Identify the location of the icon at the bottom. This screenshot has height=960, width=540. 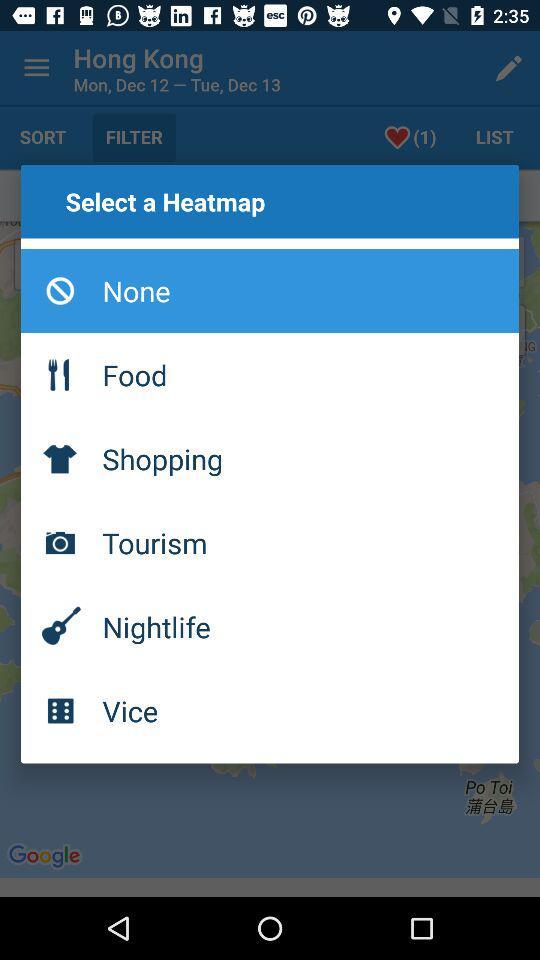
(270, 710).